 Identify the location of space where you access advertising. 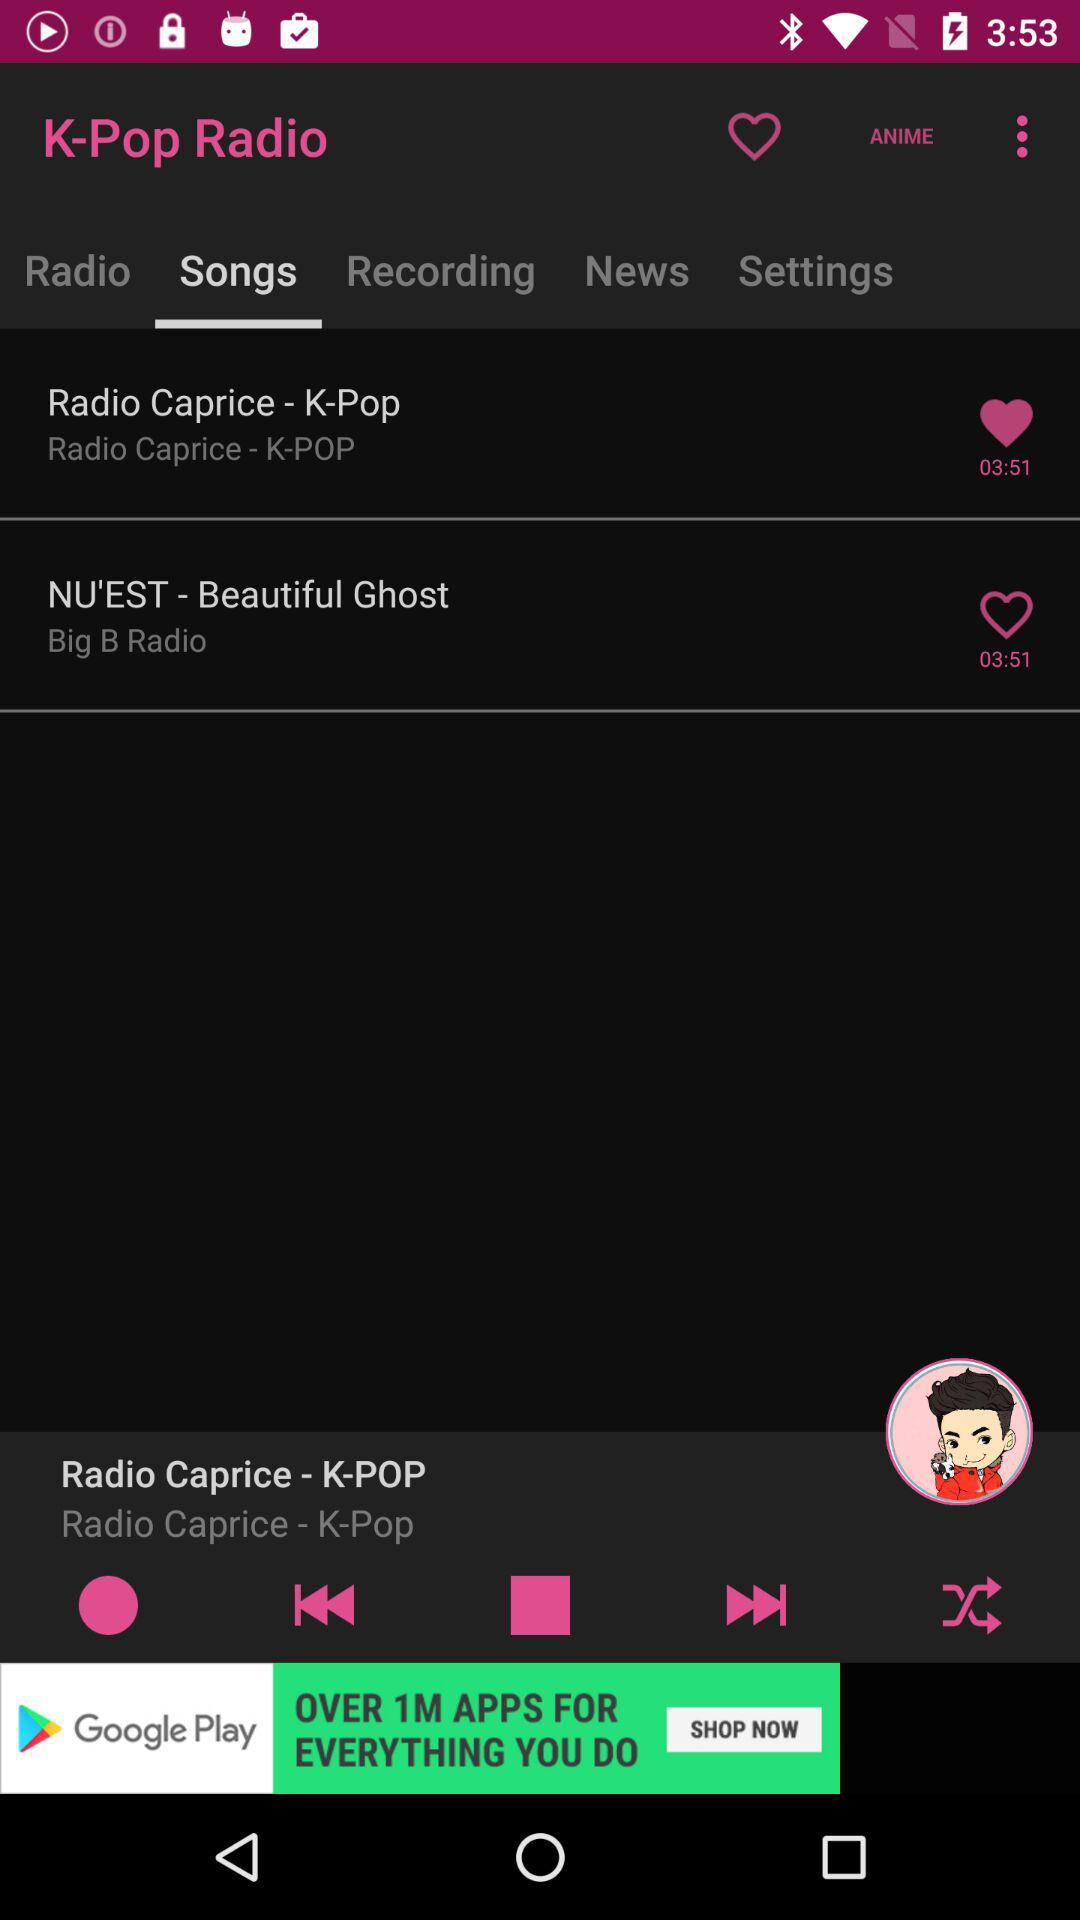
(540, 1727).